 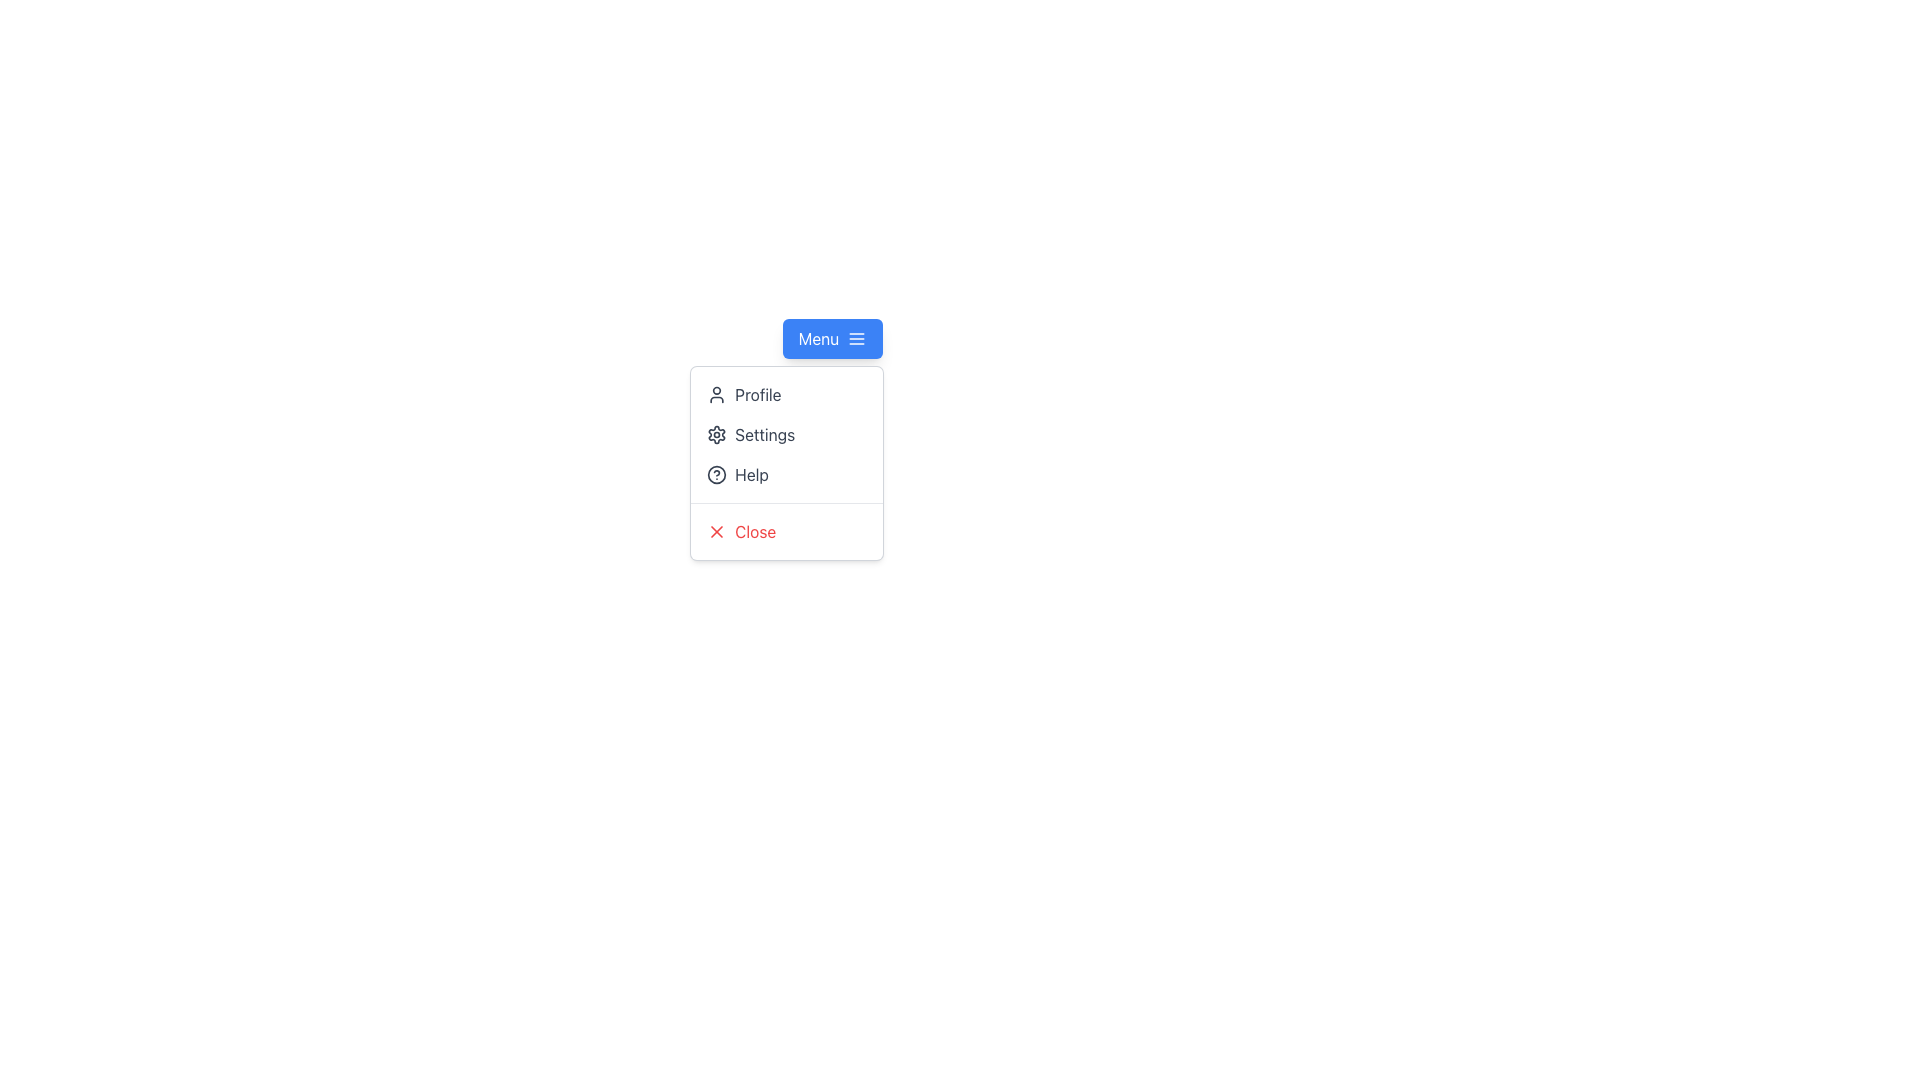 I want to click on the visual separator in the dropdown menu located underneath the 'Help' item and above the 'Close' item, so click(x=786, y=502).